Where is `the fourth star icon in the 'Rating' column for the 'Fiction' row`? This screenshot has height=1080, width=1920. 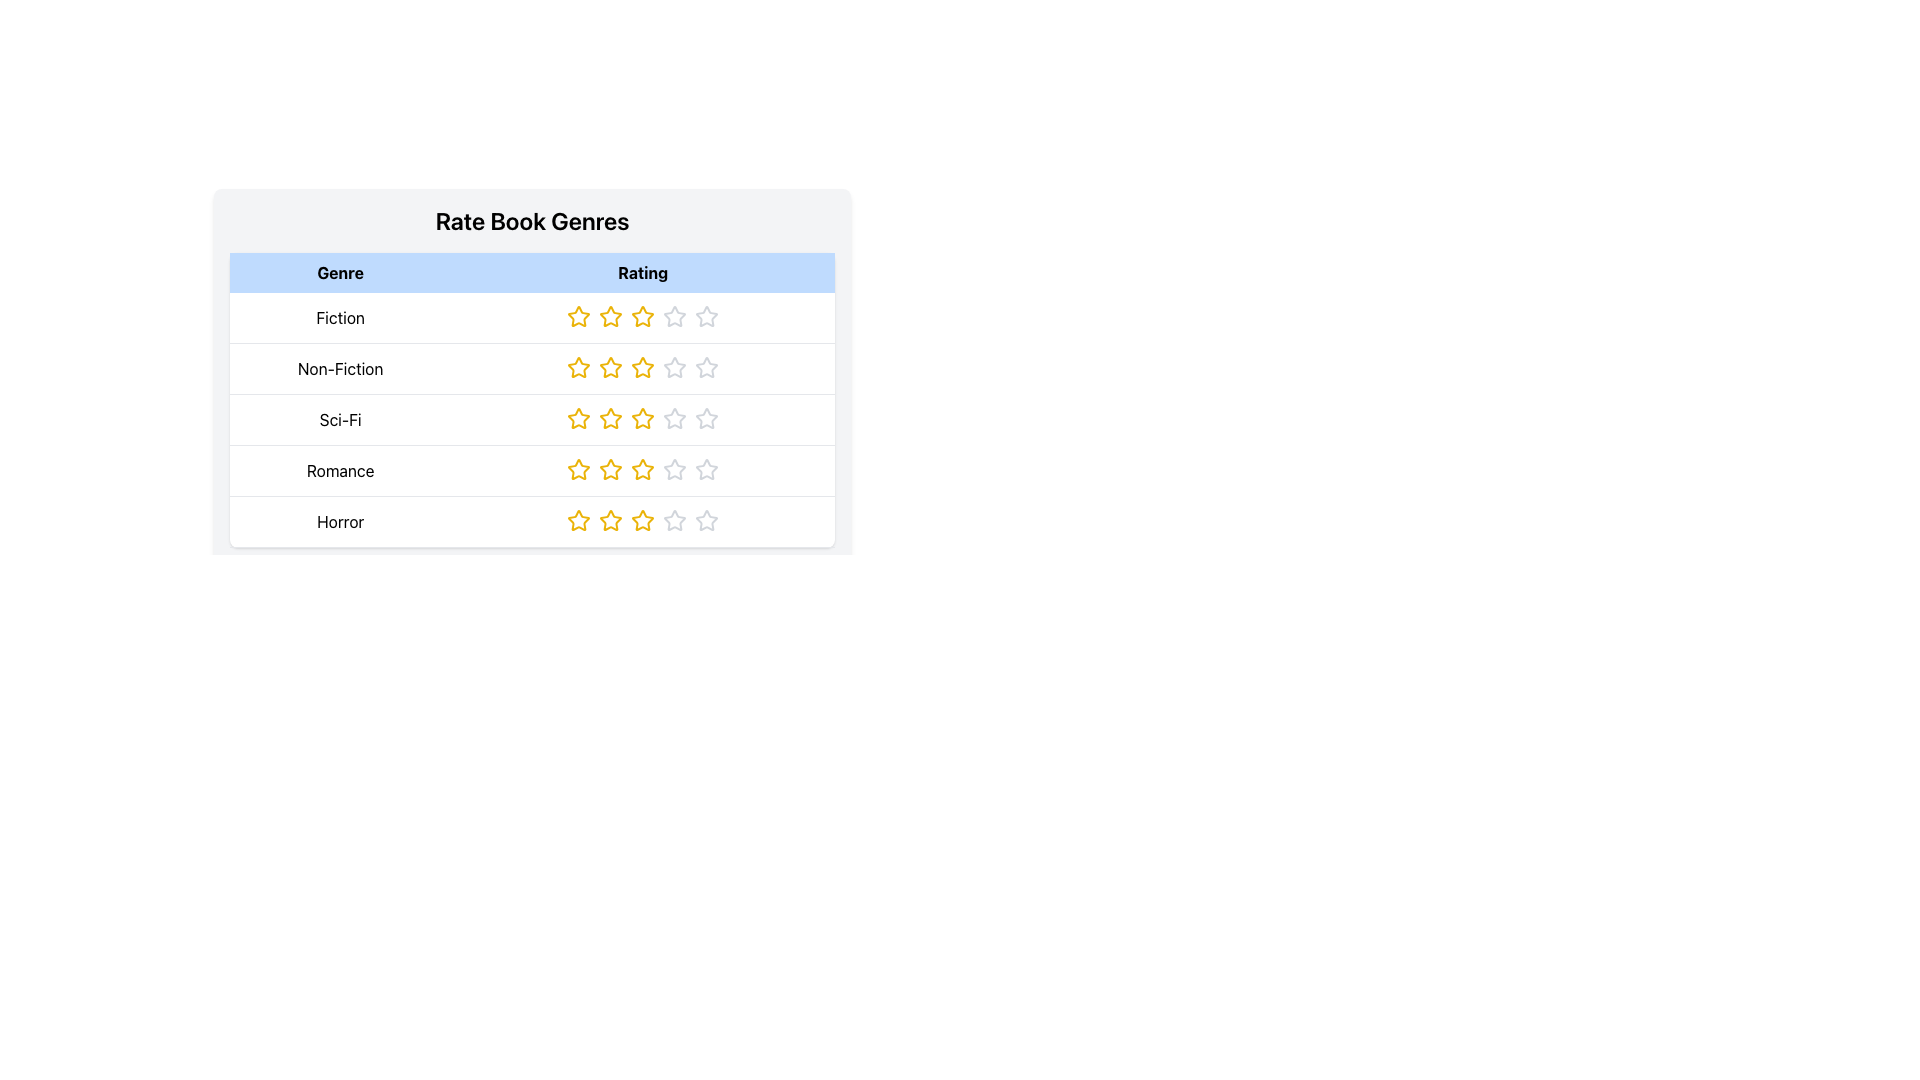
the fourth star icon in the 'Rating' column for the 'Fiction' row is located at coordinates (675, 315).